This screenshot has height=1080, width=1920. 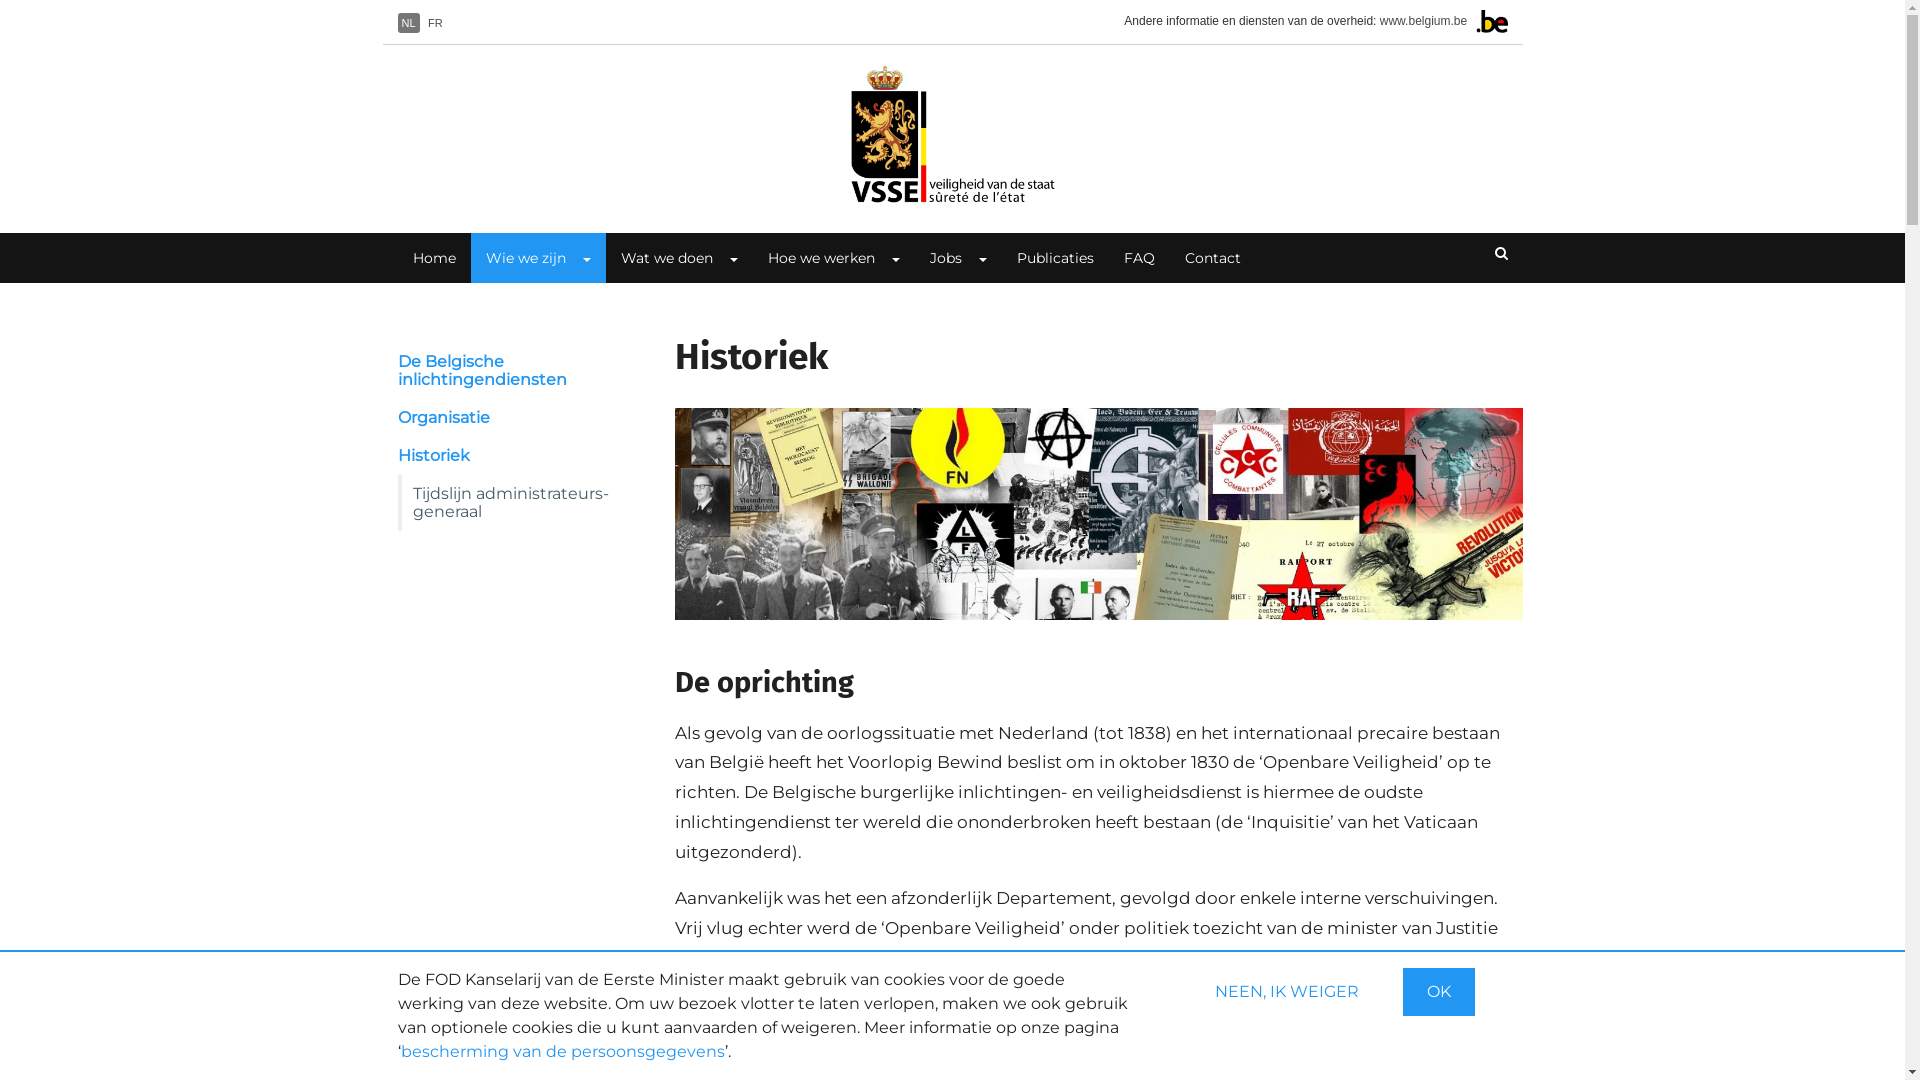 What do you see at coordinates (0, 0) in the screenshot?
I see `'Overslaan en naar de inhoud gaan'` at bounding box center [0, 0].